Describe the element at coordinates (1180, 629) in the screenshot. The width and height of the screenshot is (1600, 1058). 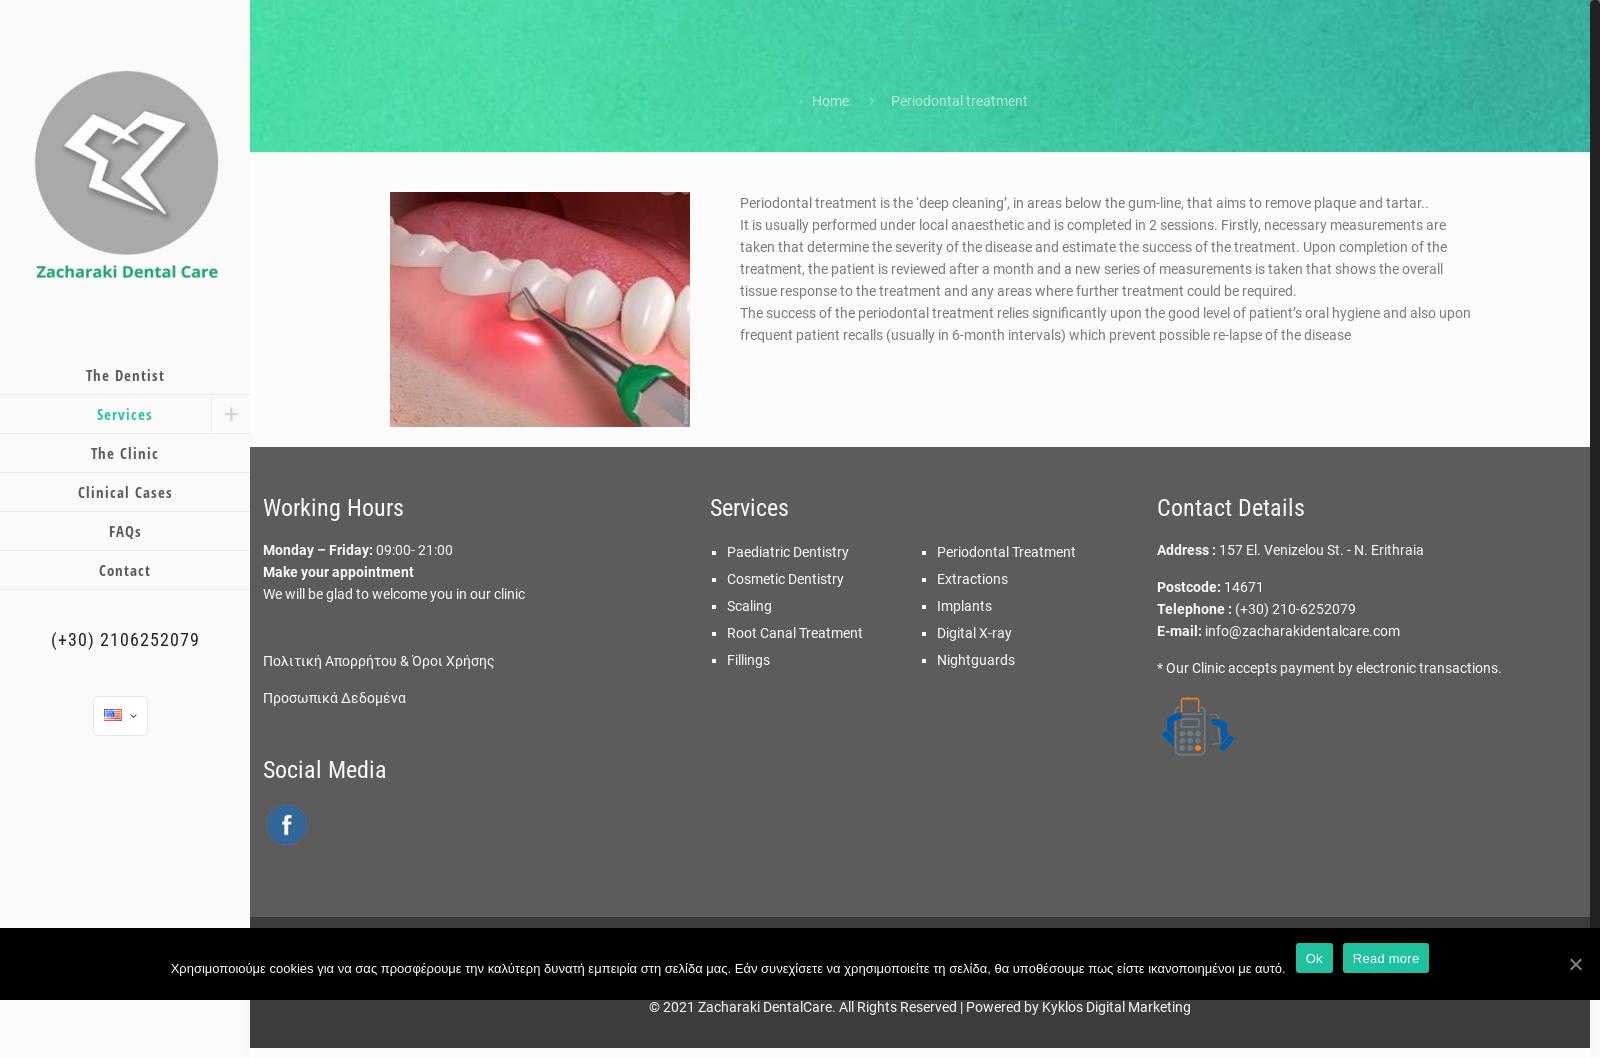
I see `'E-mail:'` at that location.